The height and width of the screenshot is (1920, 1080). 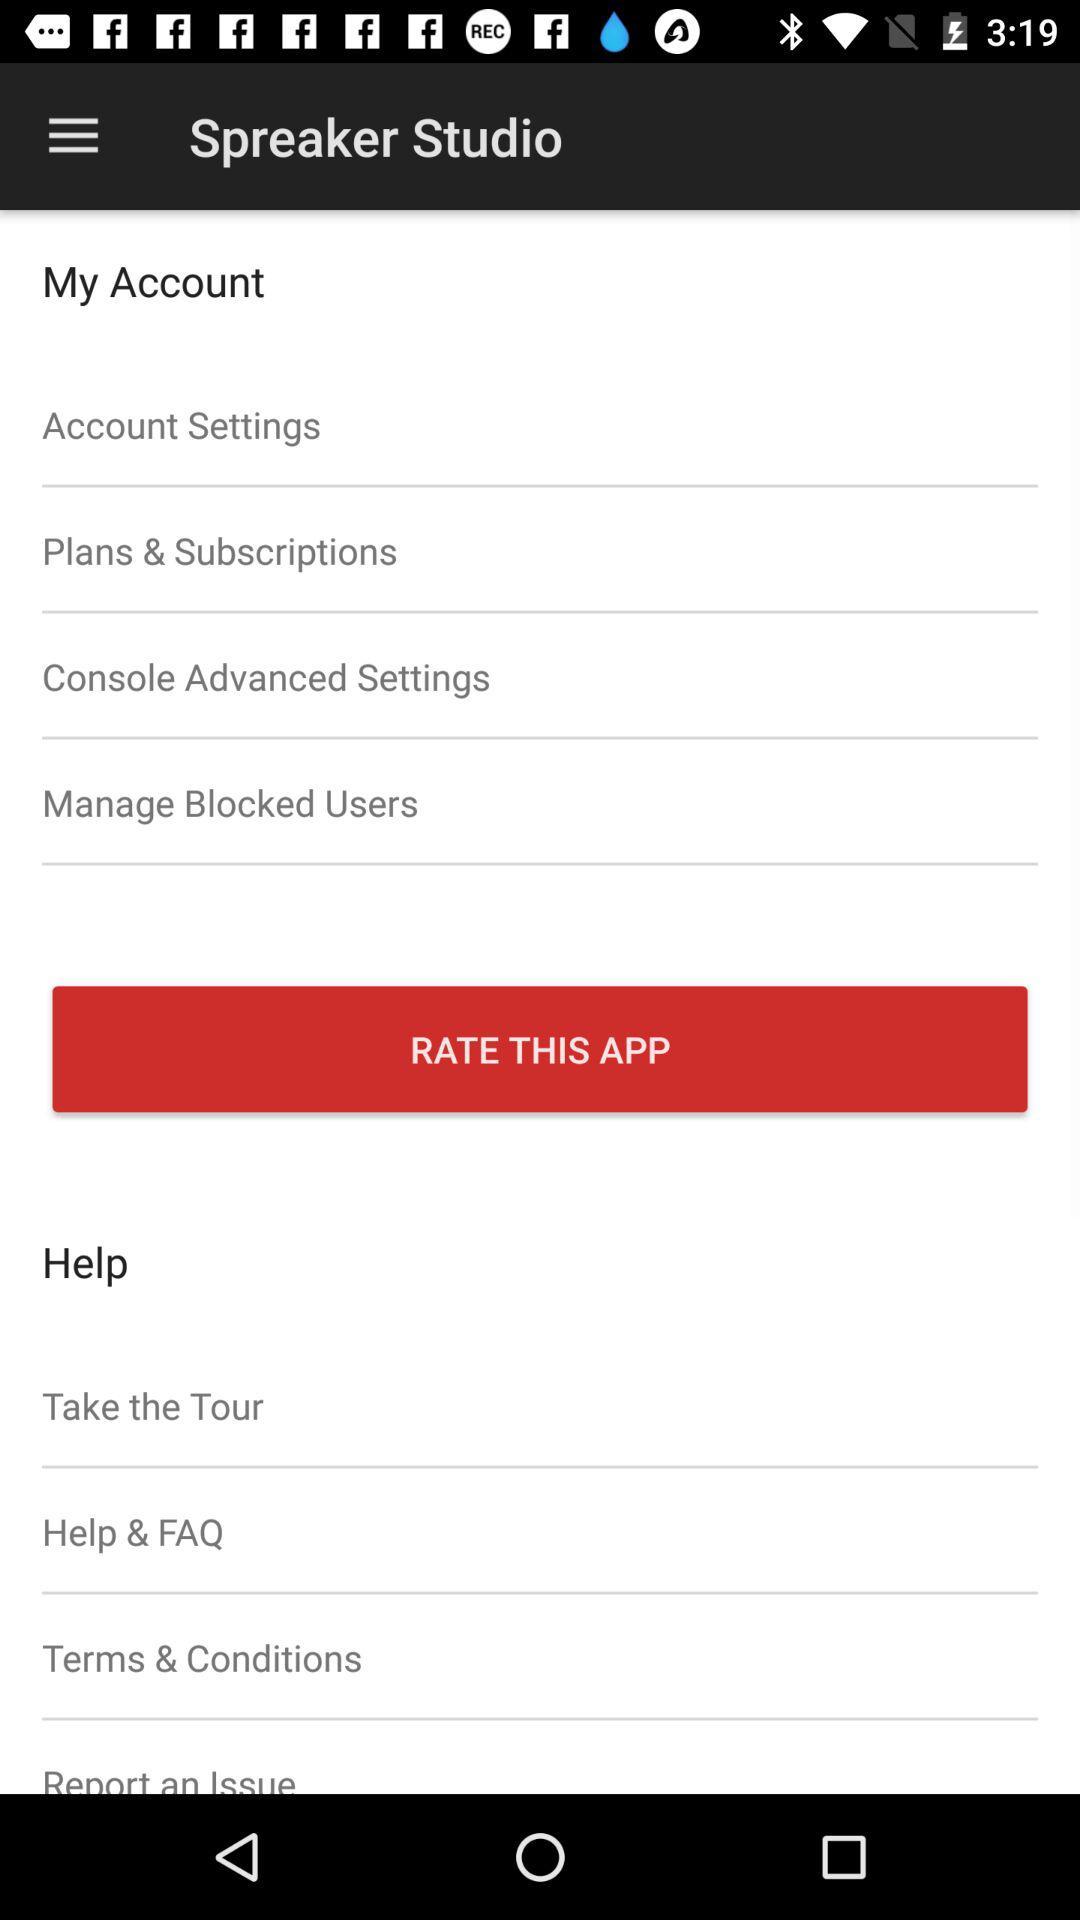 What do you see at coordinates (540, 676) in the screenshot?
I see `the item above manage blocked users item` at bounding box center [540, 676].